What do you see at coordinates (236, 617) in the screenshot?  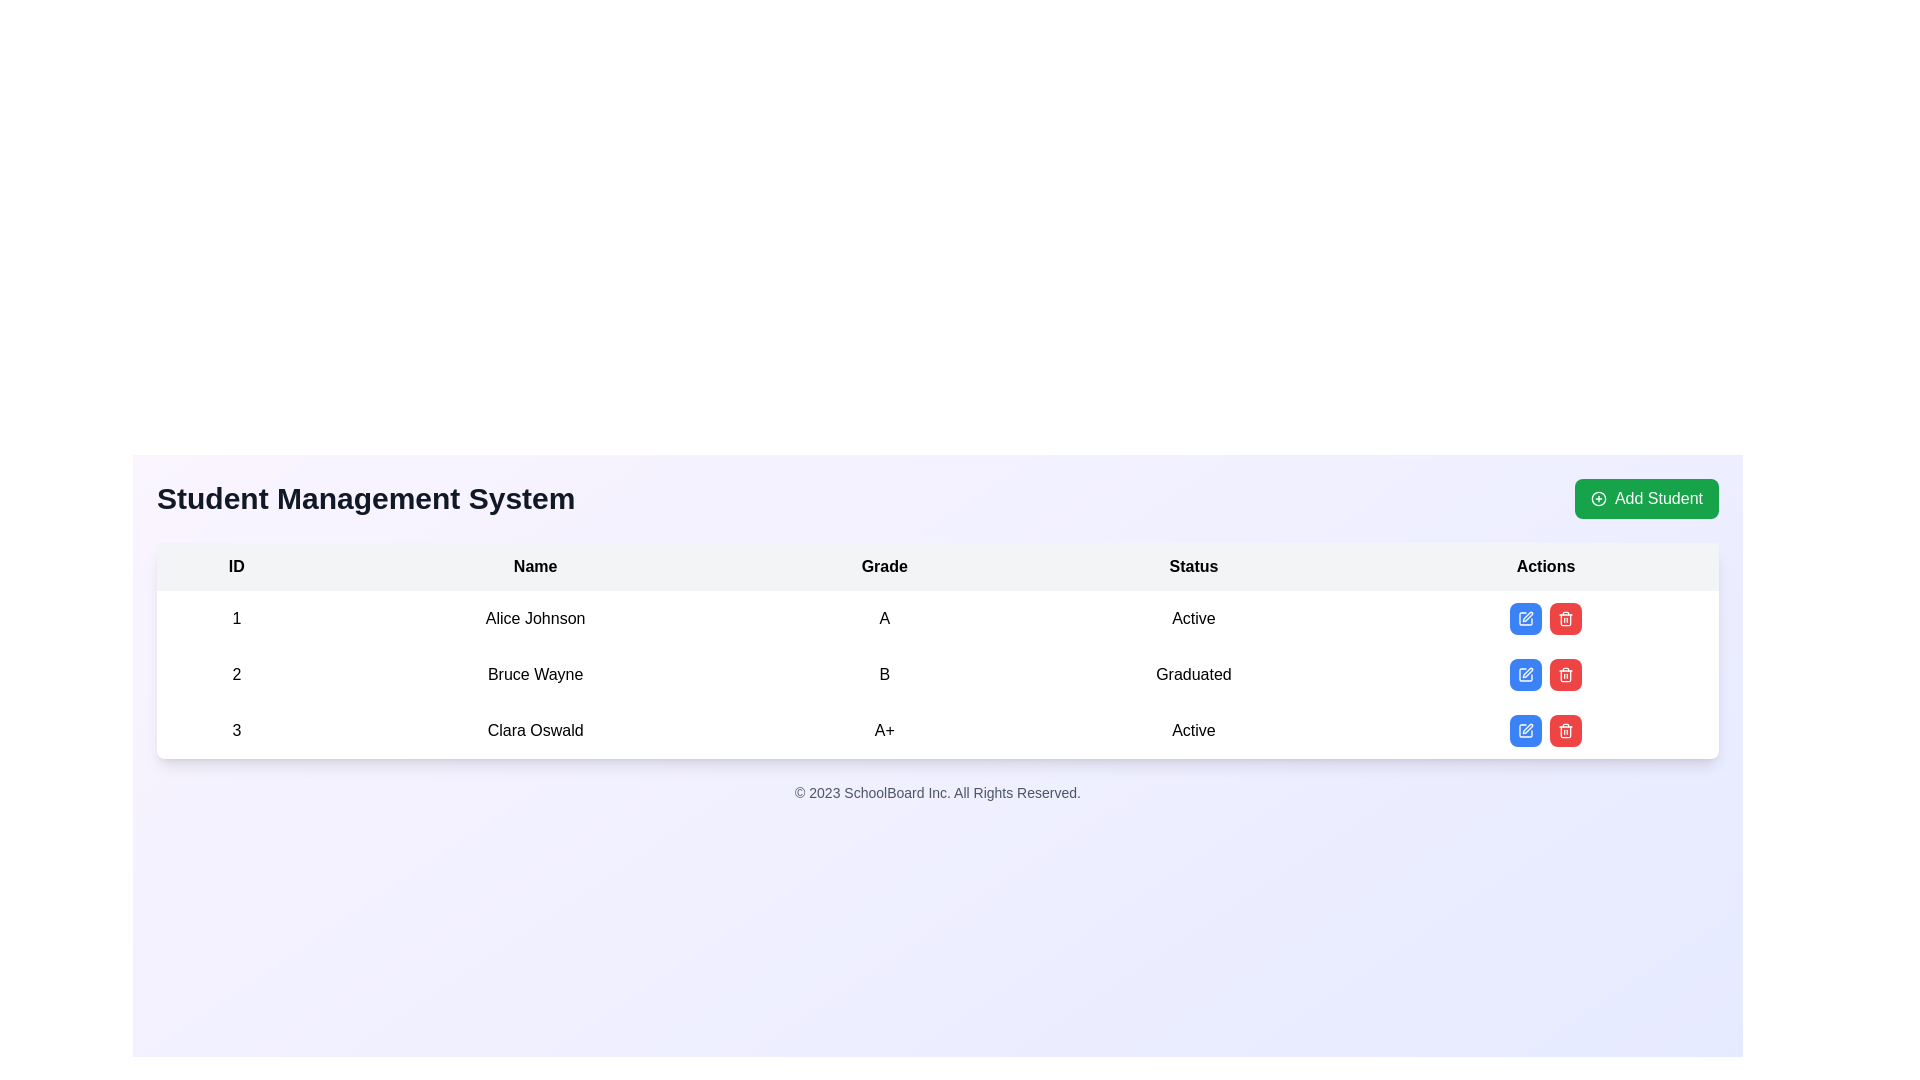 I see `the text '1' displayed in the first row and first column of the table, which is styled with padding and centrally aligned` at bounding box center [236, 617].